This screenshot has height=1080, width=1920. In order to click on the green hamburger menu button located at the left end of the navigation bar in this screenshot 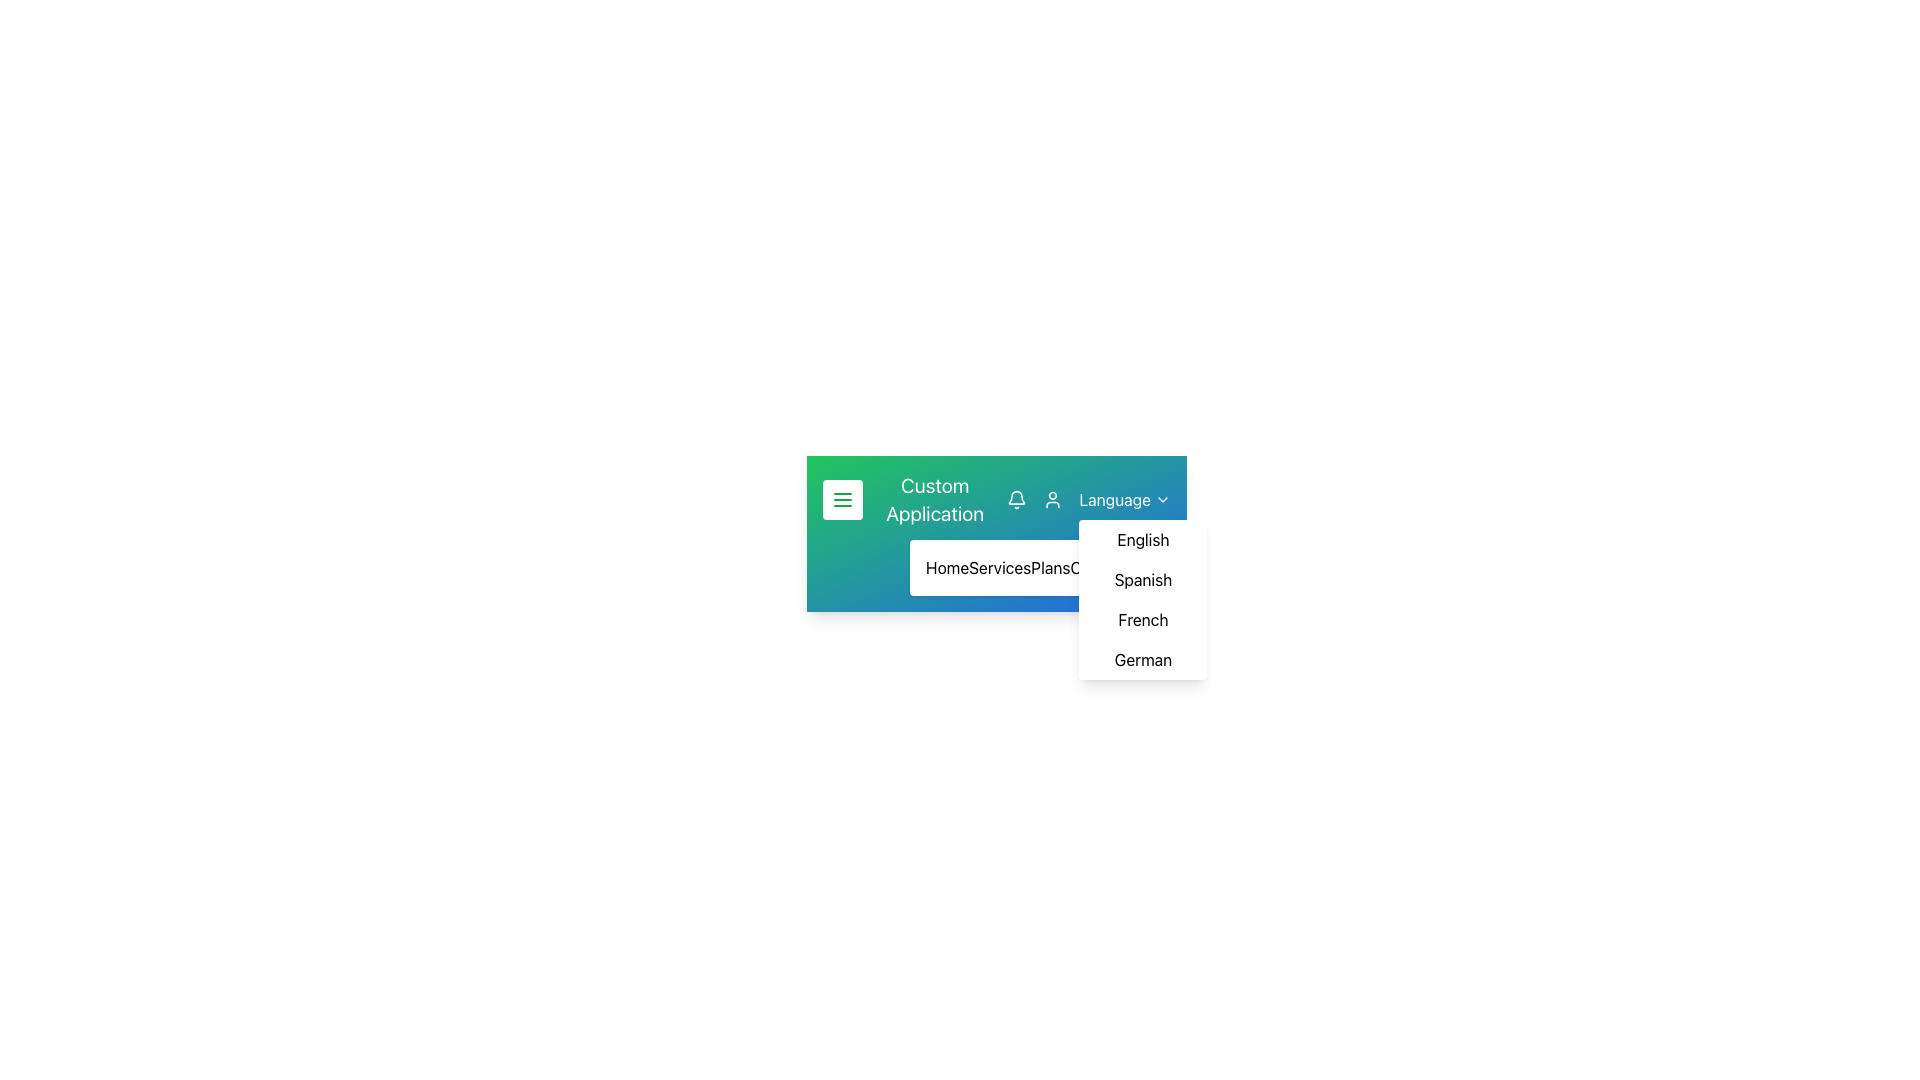, I will do `click(843, 499)`.